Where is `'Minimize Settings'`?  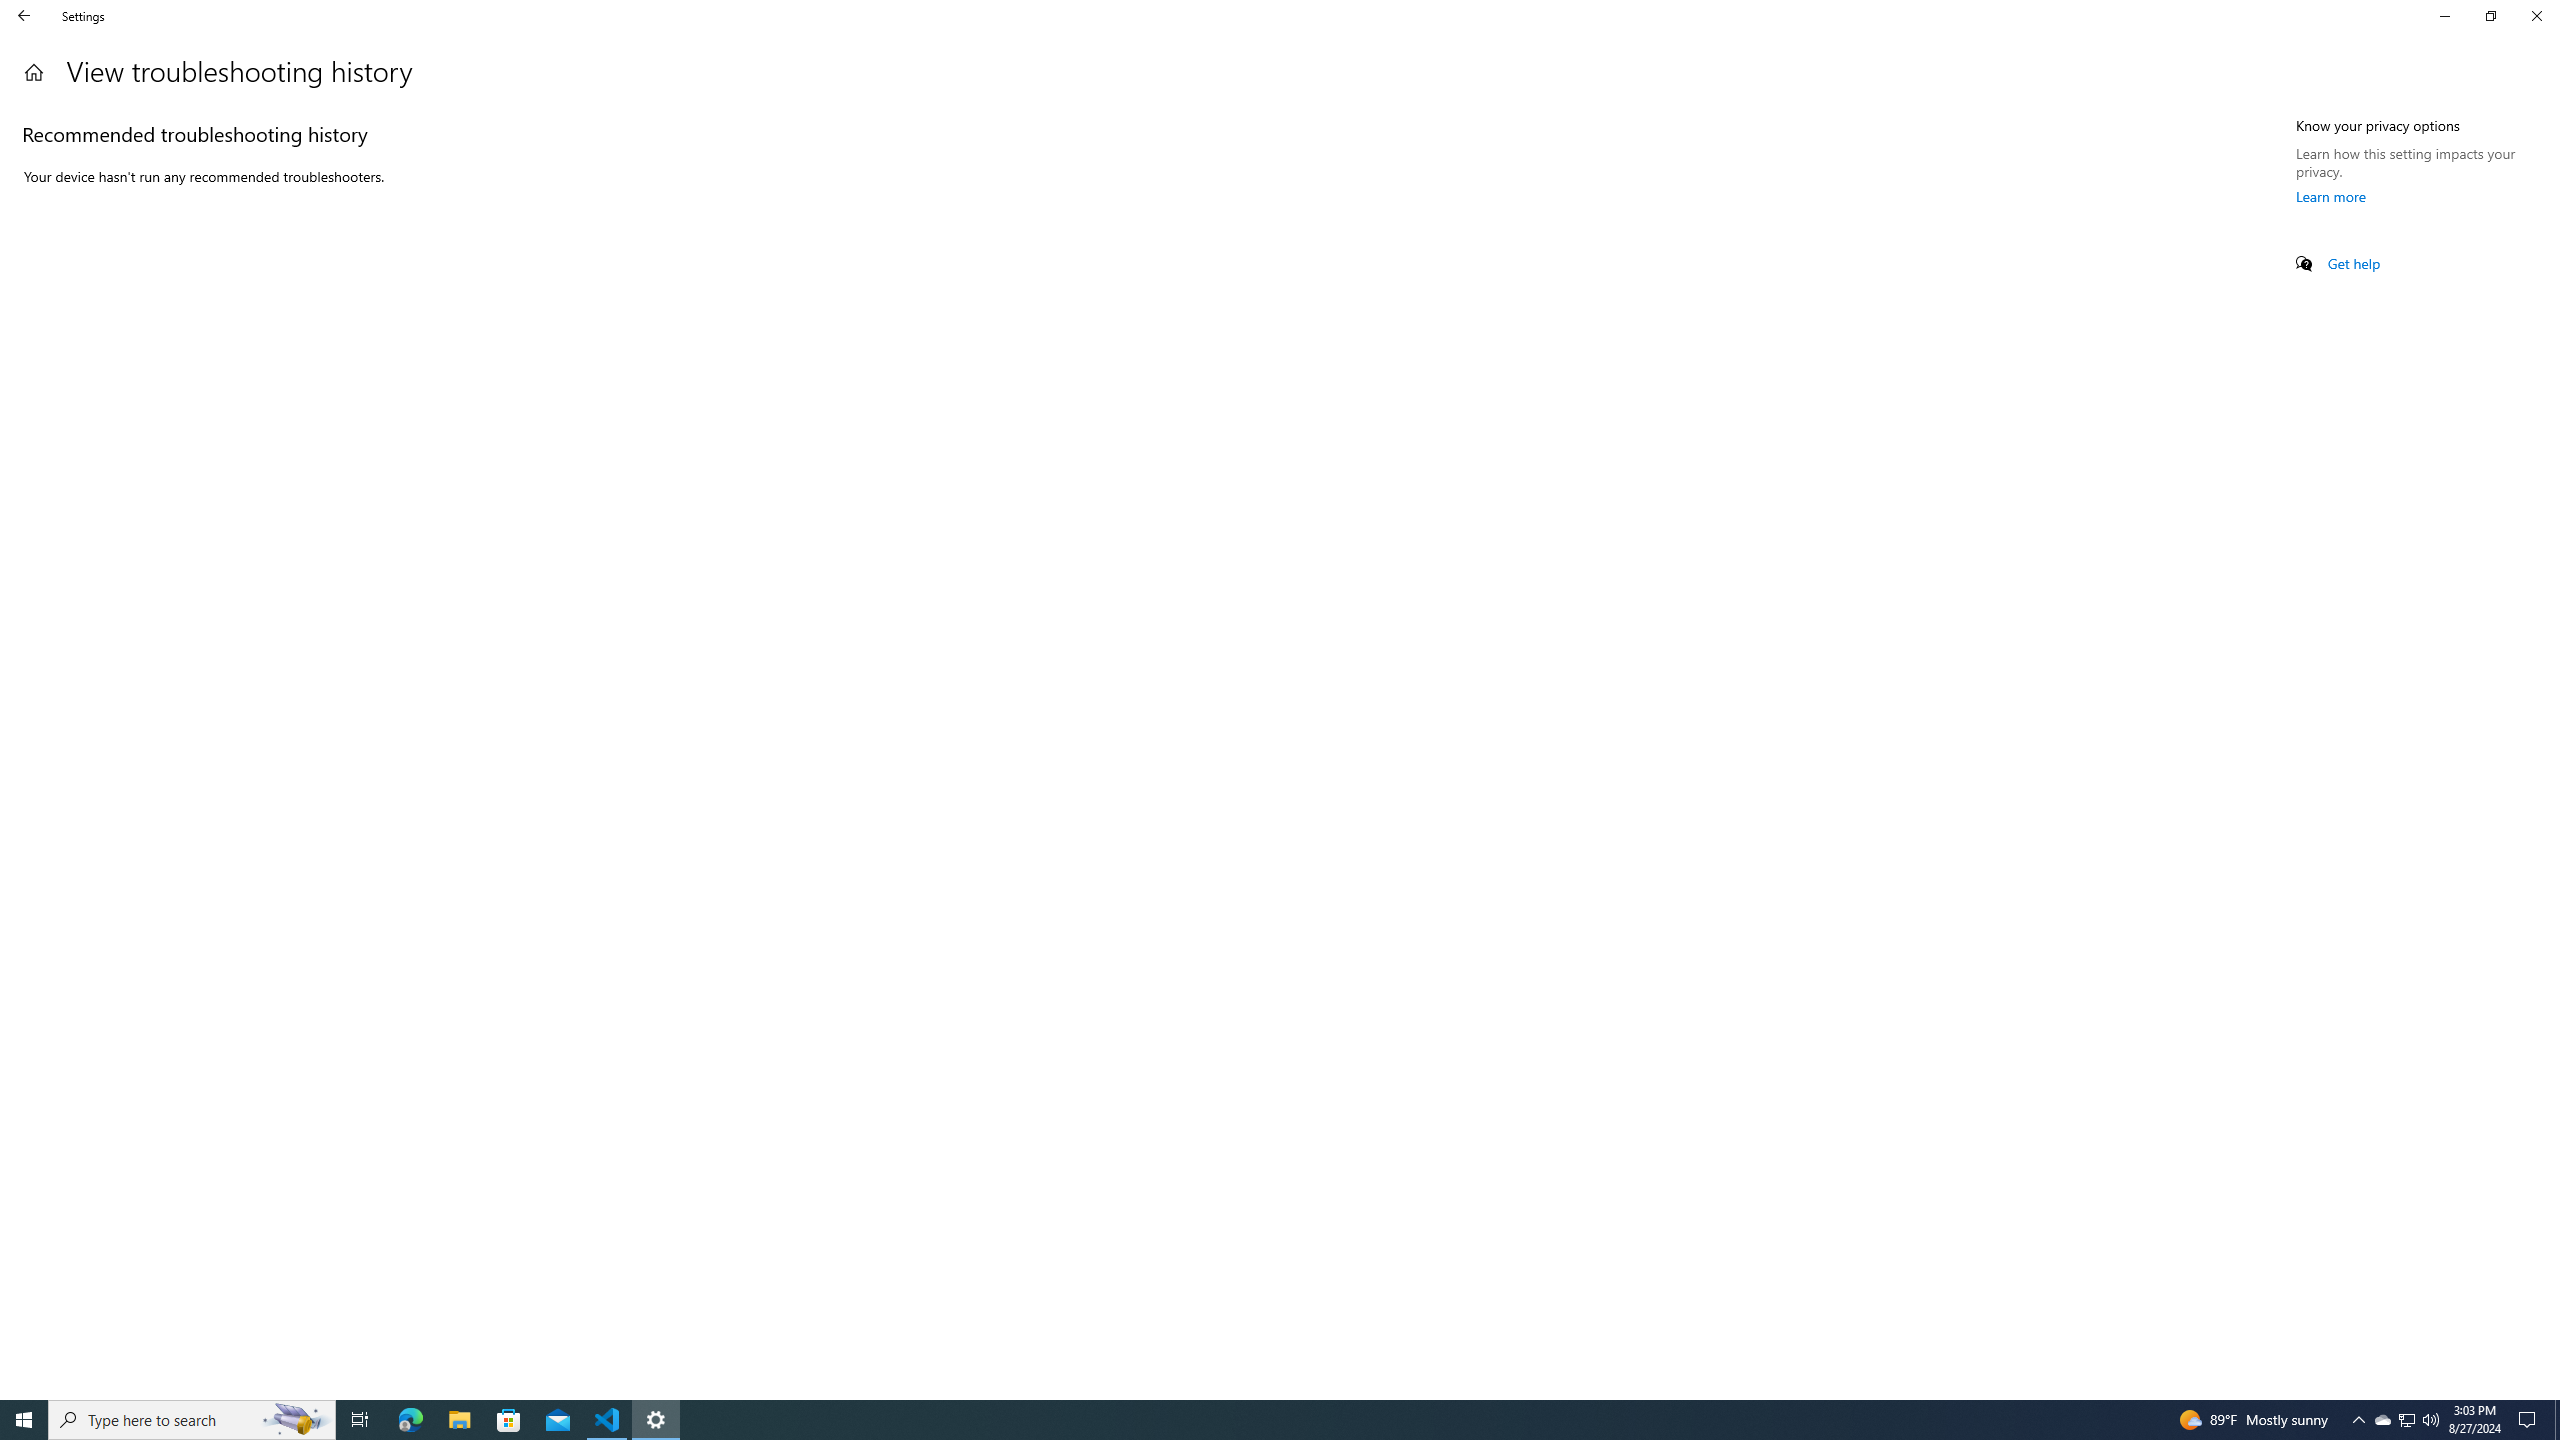
'Minimize Settings' is located at coordinates (2443, 15).